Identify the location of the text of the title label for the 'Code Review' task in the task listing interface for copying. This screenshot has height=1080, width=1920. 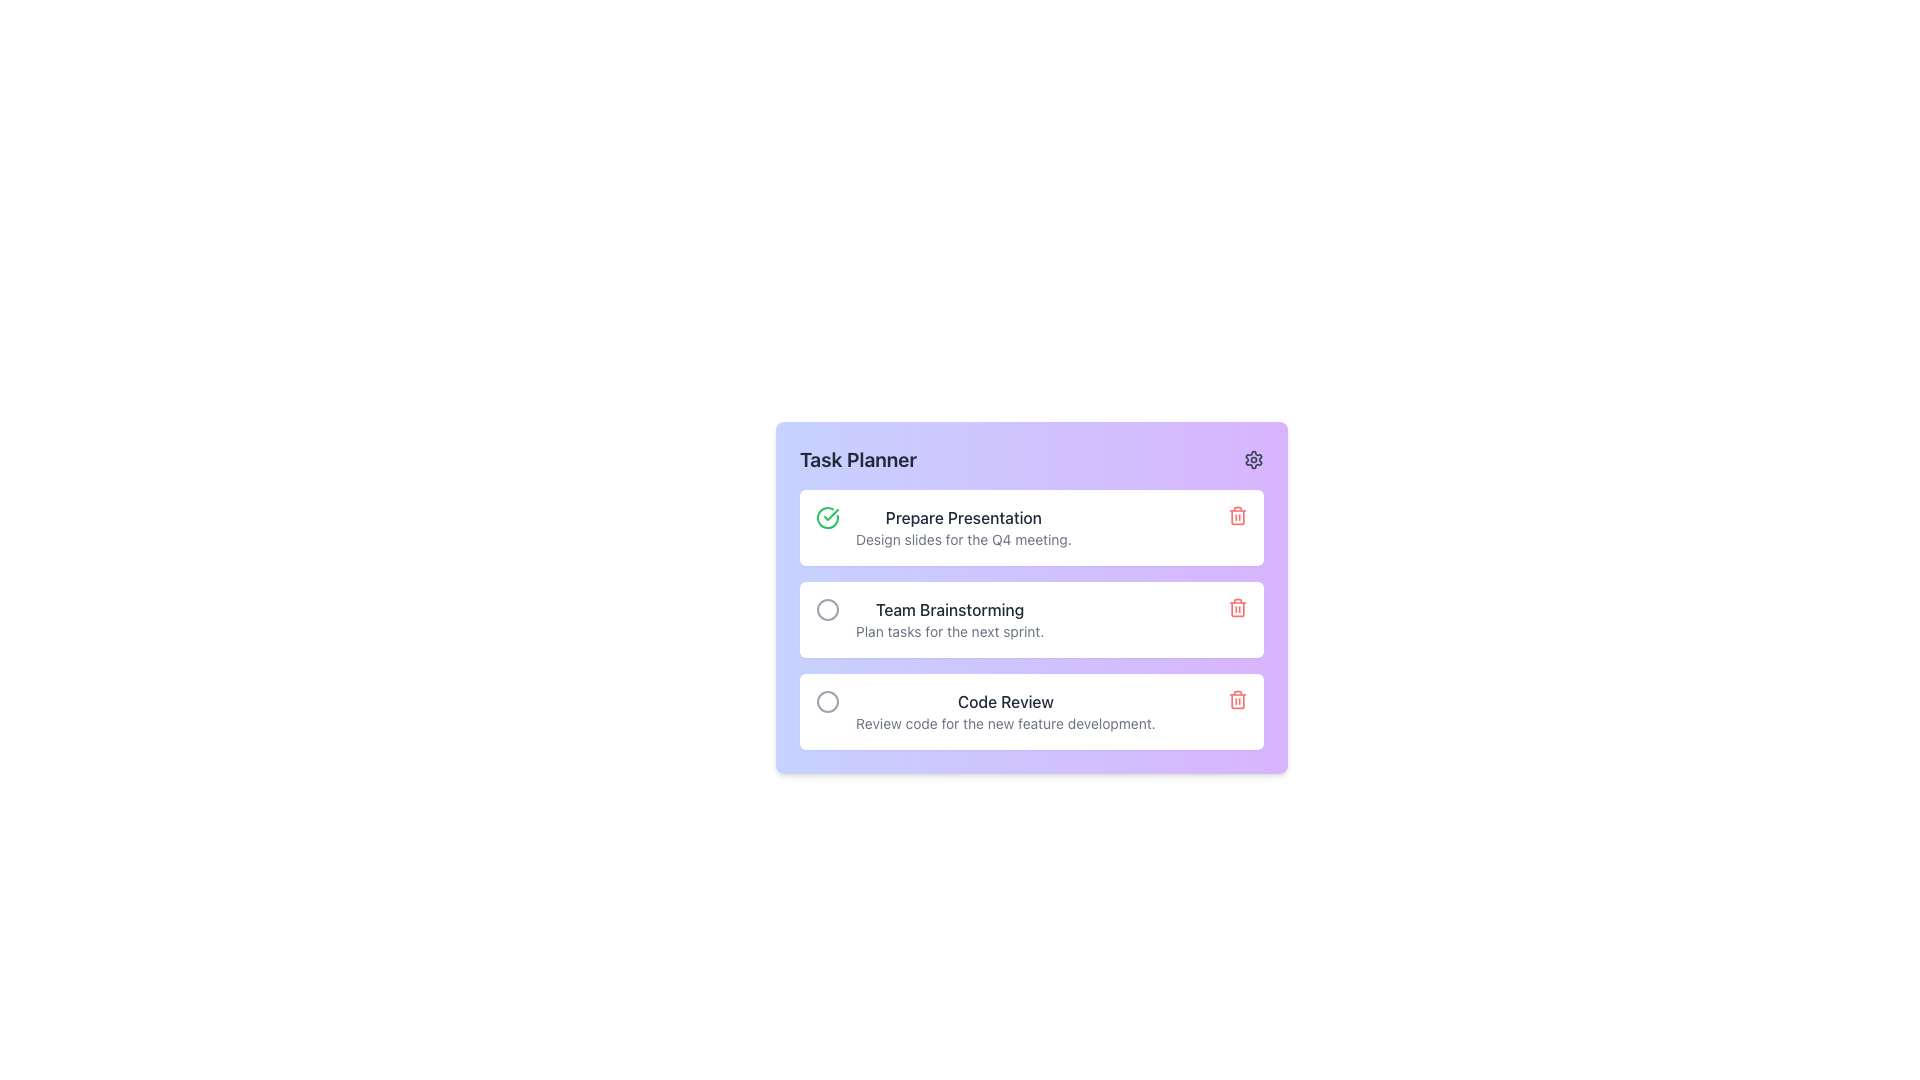
(1005, 701).